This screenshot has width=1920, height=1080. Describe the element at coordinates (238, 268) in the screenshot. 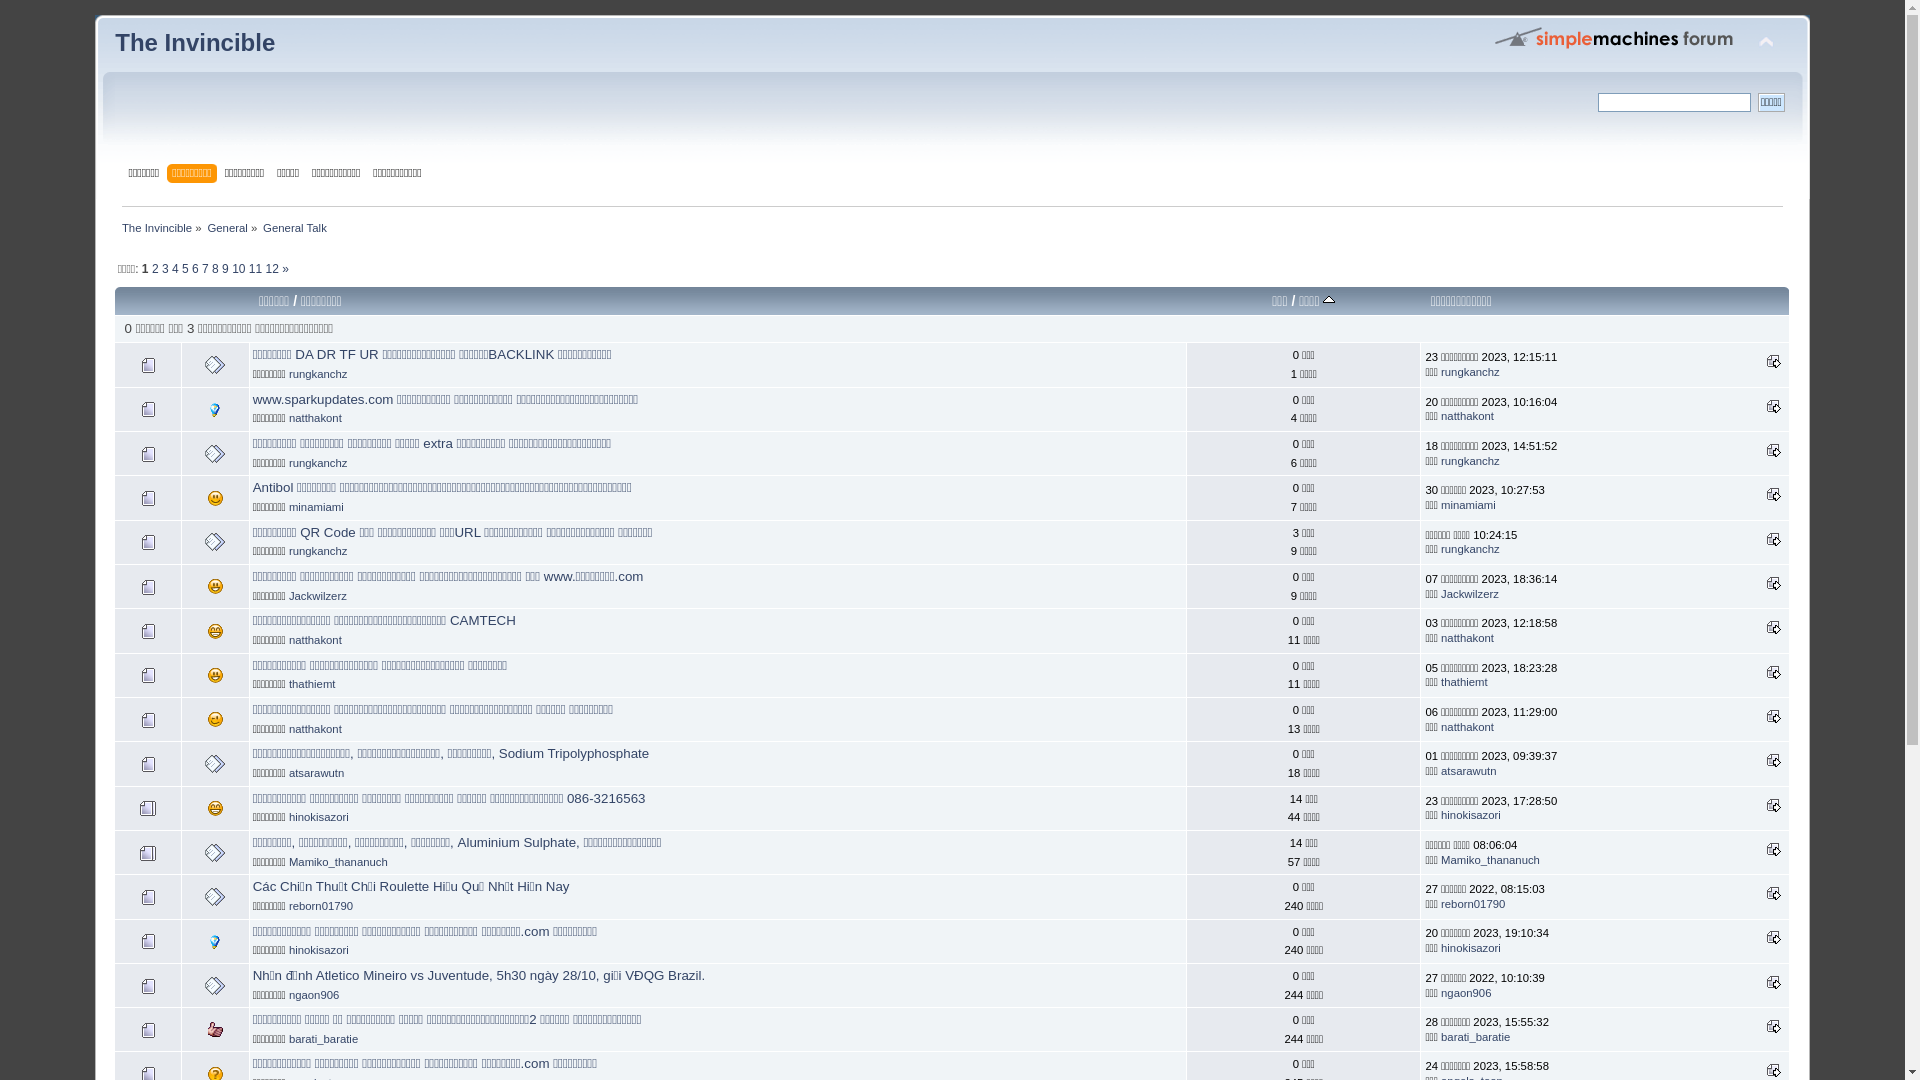

I see `'10'` at that location.